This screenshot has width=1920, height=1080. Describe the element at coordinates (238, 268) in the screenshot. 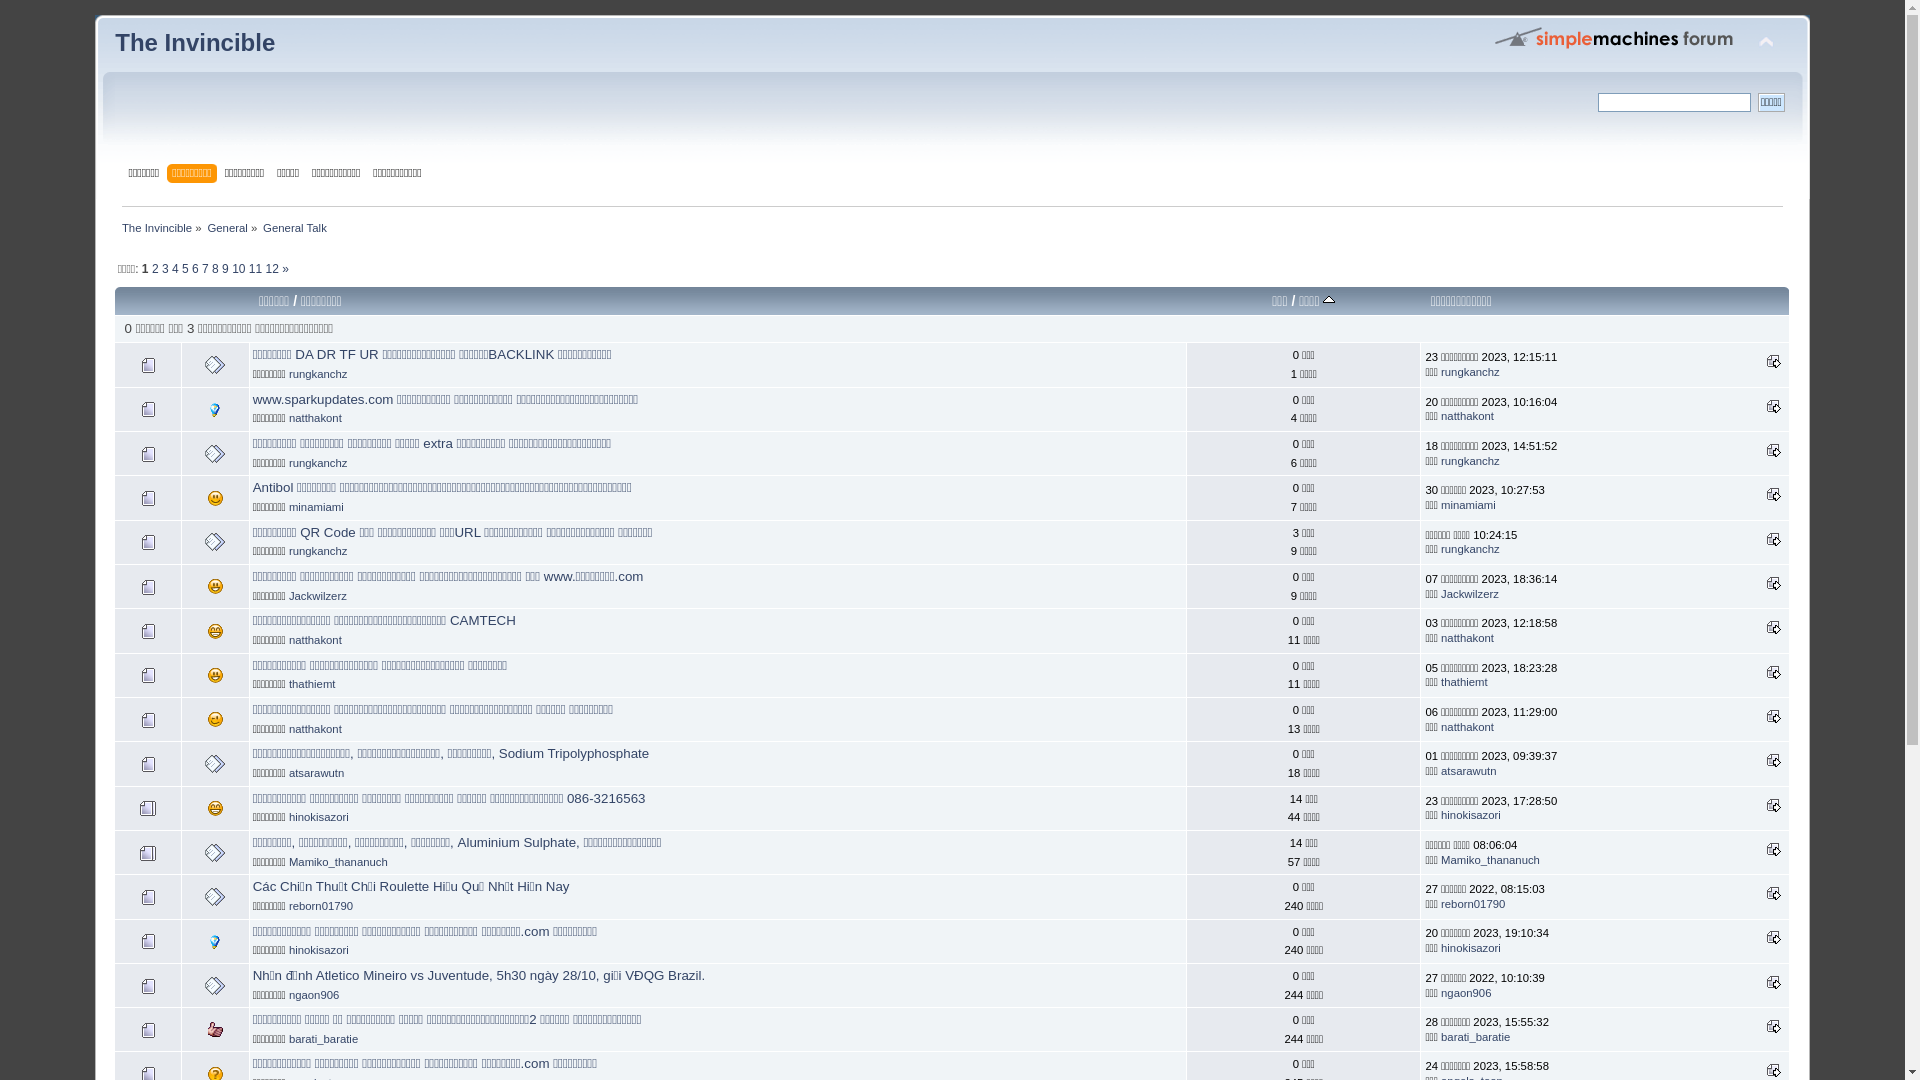

I see `'10'` at that location.